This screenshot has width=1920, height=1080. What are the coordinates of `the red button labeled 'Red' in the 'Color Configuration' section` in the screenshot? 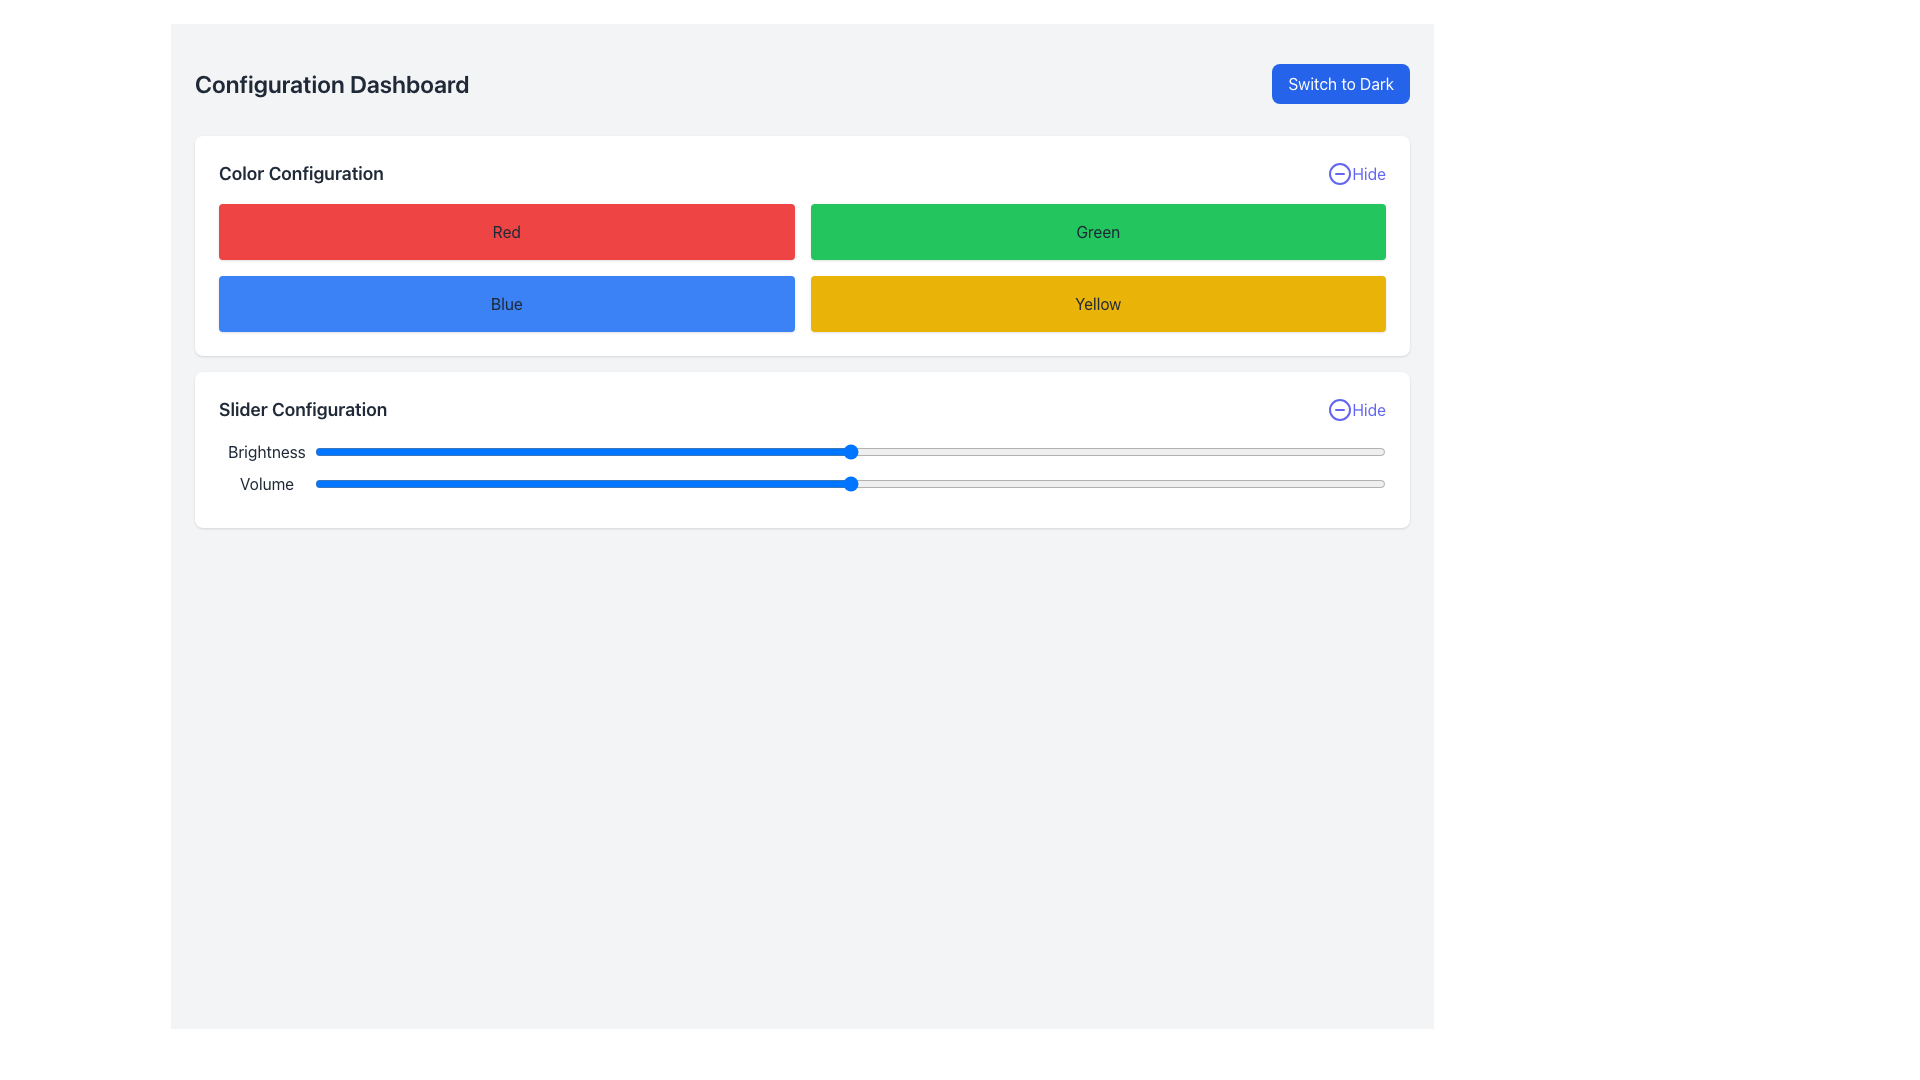 It's located at (506, 230).